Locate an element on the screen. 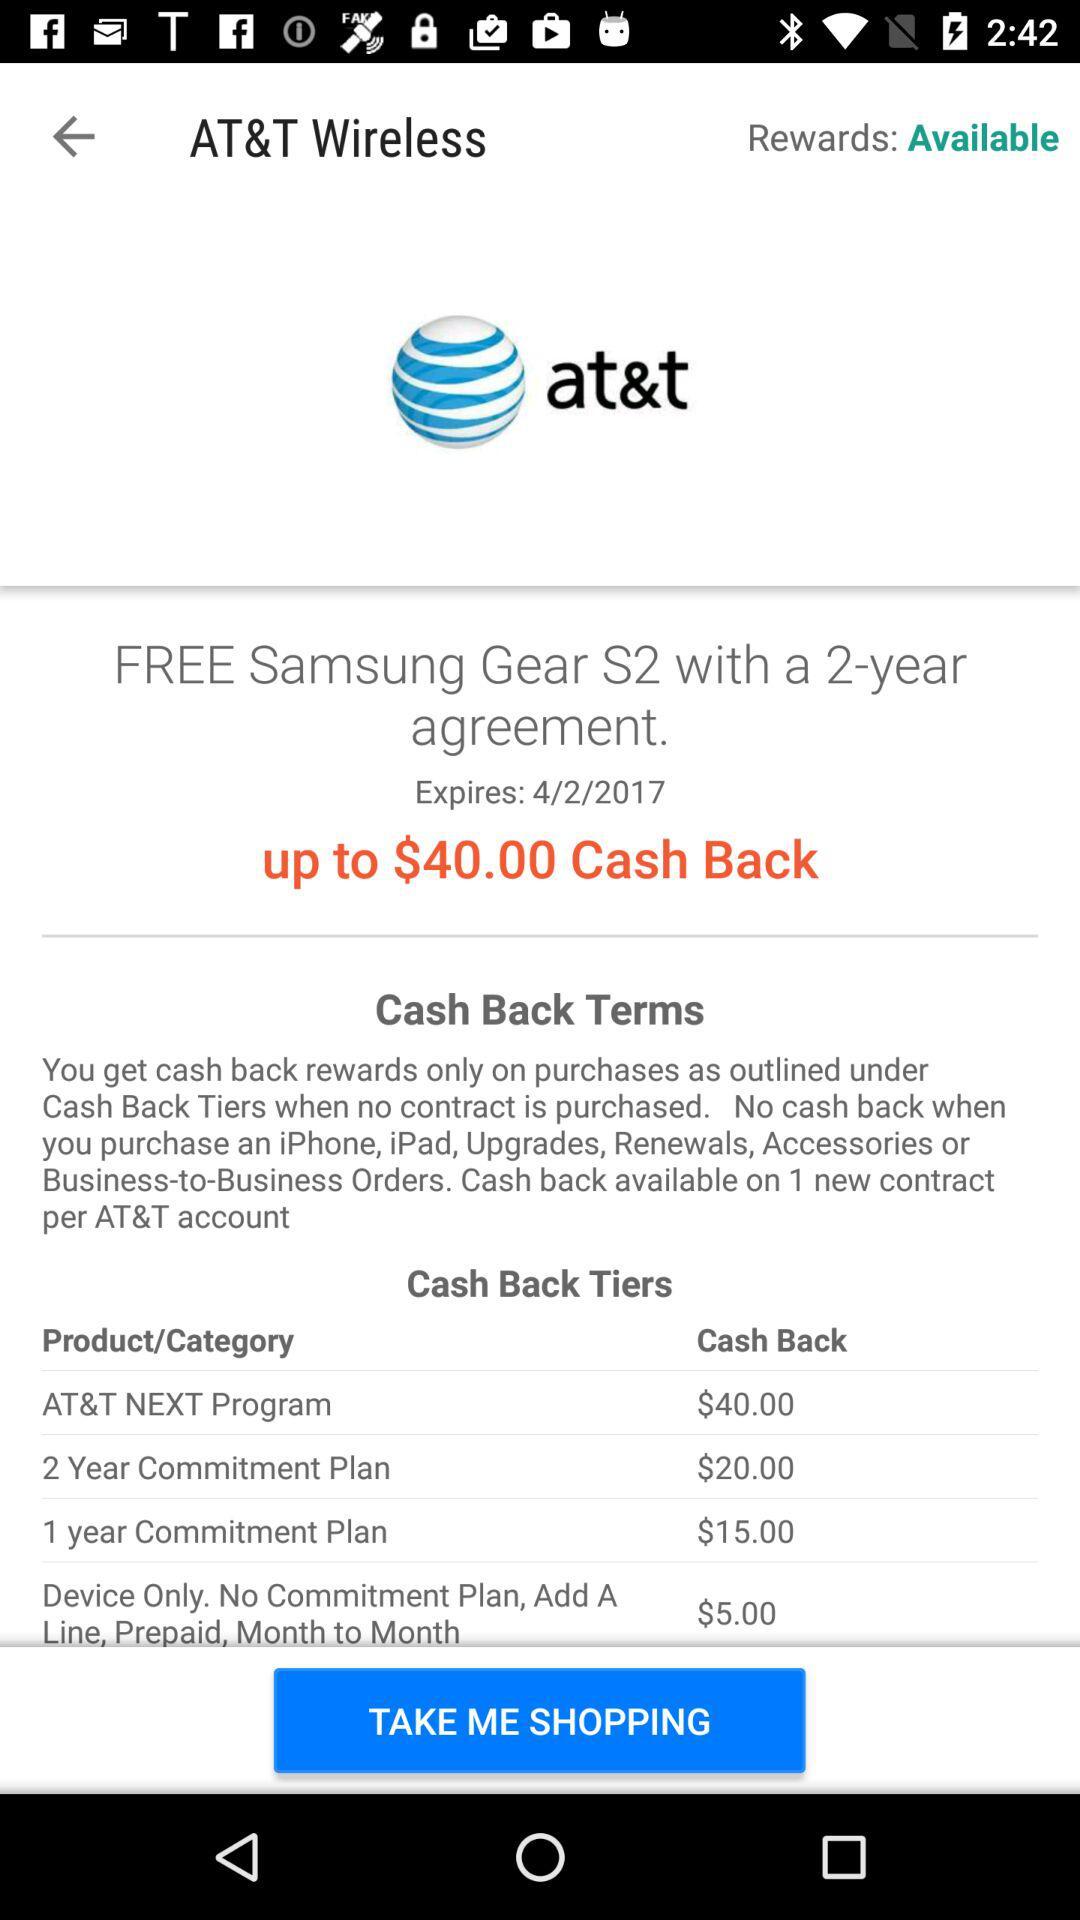 This screenshot has height=1920, width=1080. the icon next to the at&t wireless icon is located at coordinates (72, 135).